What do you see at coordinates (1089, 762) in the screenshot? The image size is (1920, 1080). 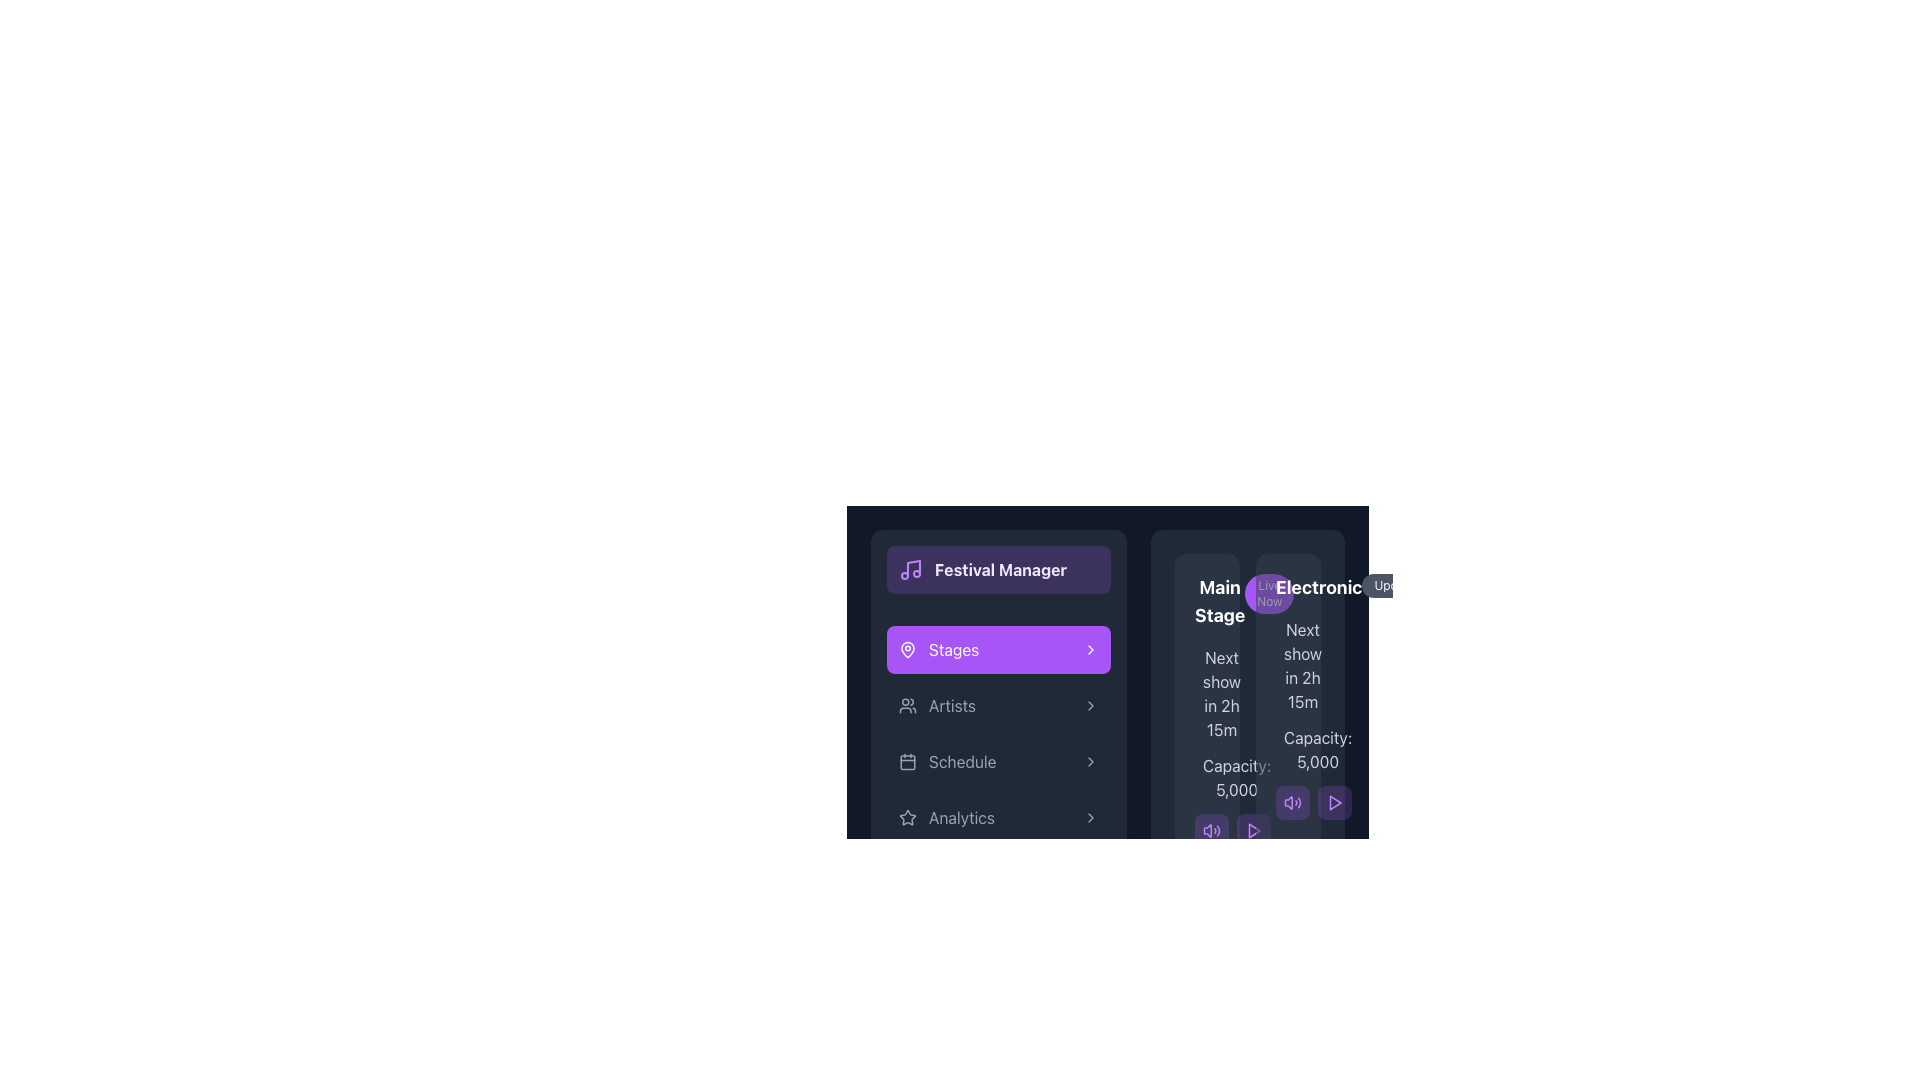 I see `the arrow icon at the right end of the 'Schedule' list item in the vertical menu` at bounding box center [1089, 762].